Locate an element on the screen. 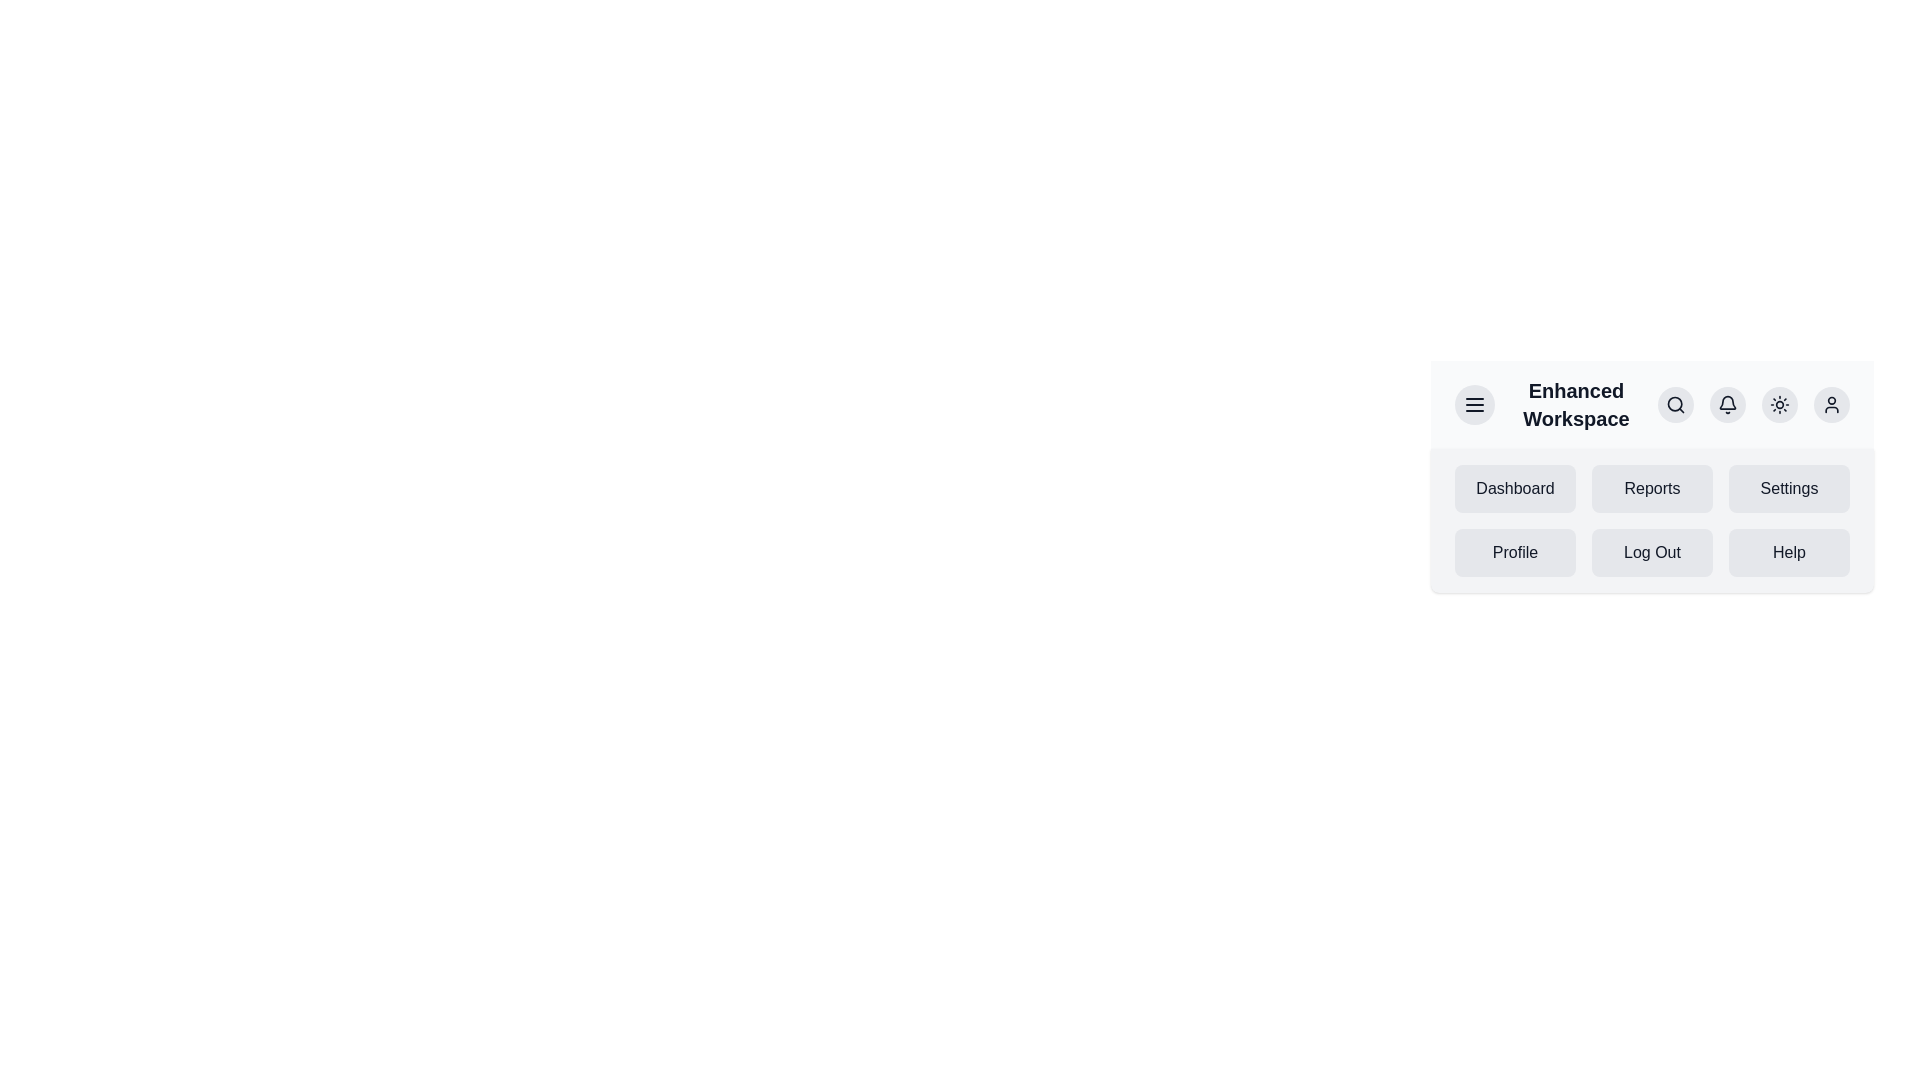 This screenshot has width=1920, height=1080. the notifications bell icon to open the notifications panel is located at coordinates (1727, 405).